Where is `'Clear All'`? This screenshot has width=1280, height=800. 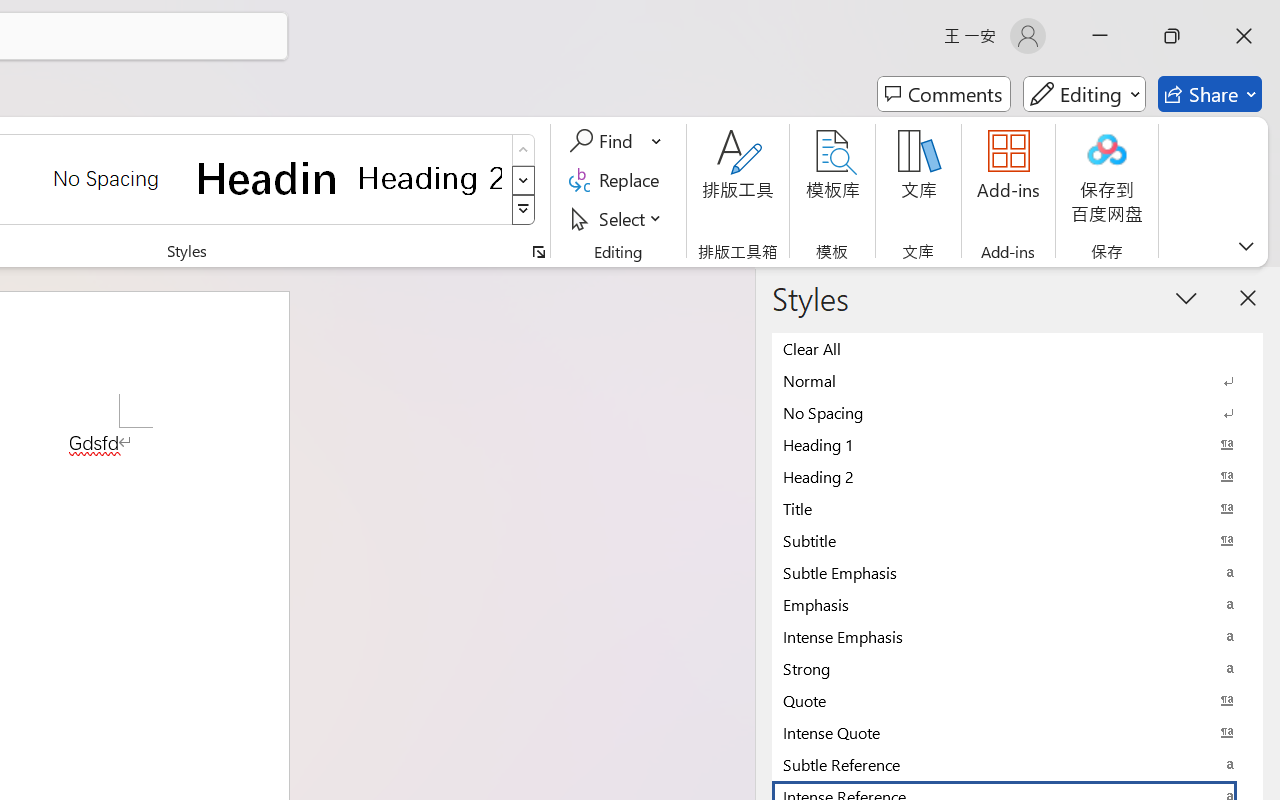 'Clear All' is located at coordinates (1017, 348).